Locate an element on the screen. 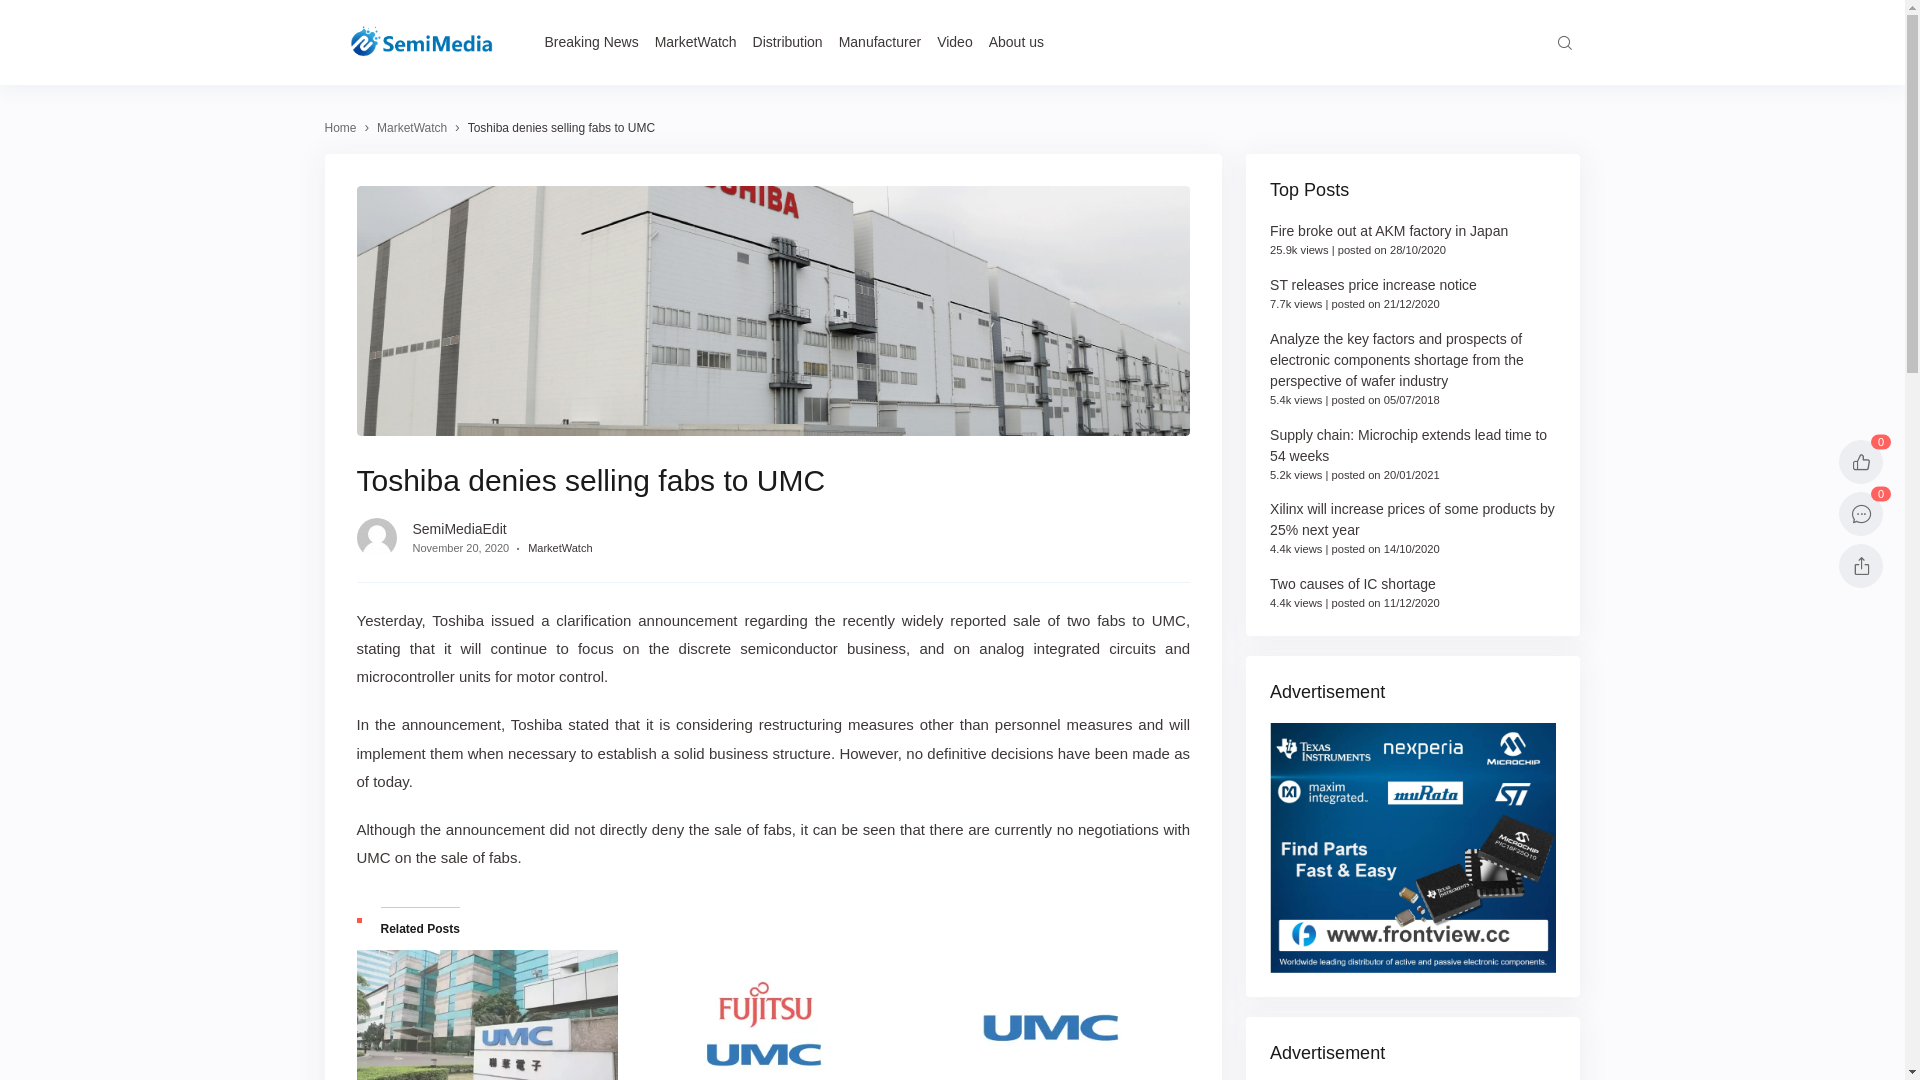 Image resolution: width=1920 pixels, height=1080 pixels. 'SemiMediaEdit' is located at coordinates (458, 527).